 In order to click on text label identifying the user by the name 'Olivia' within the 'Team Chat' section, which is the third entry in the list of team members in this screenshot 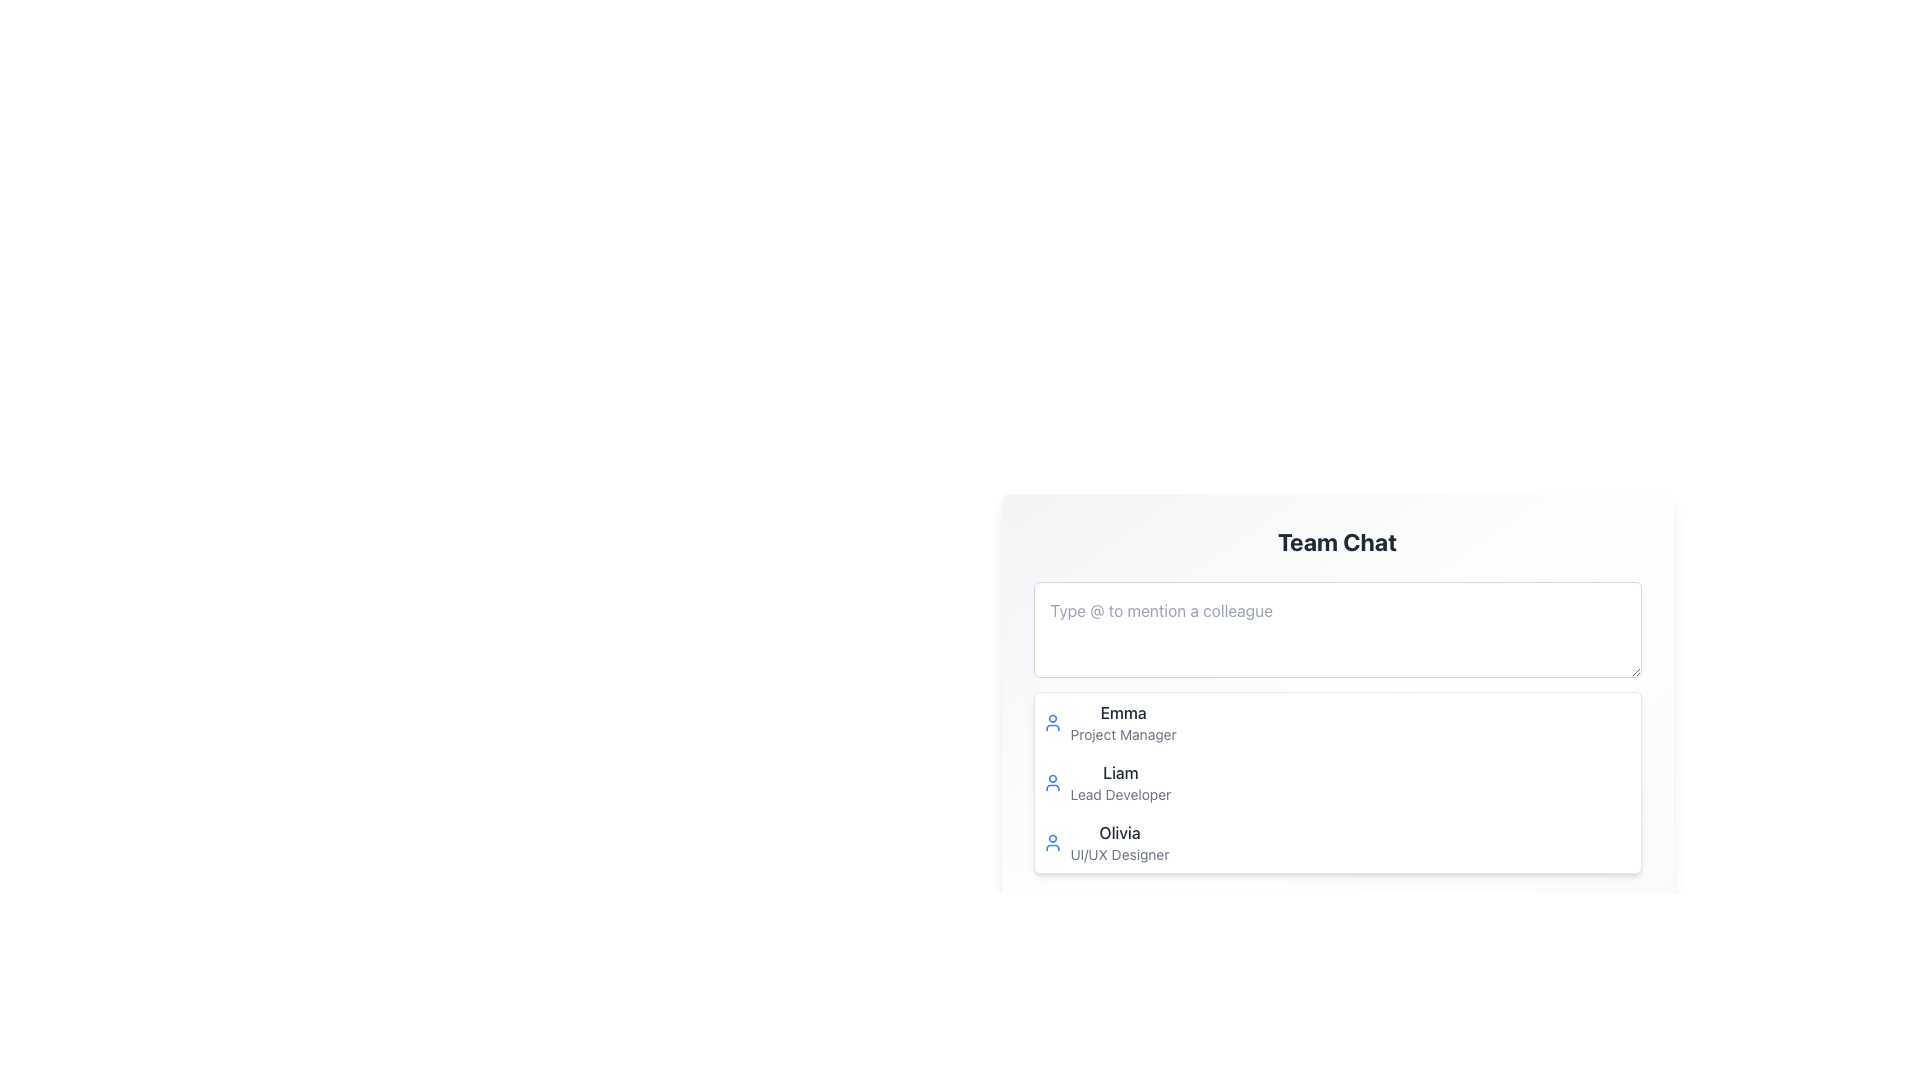, I will do `click(1118, 833)`.